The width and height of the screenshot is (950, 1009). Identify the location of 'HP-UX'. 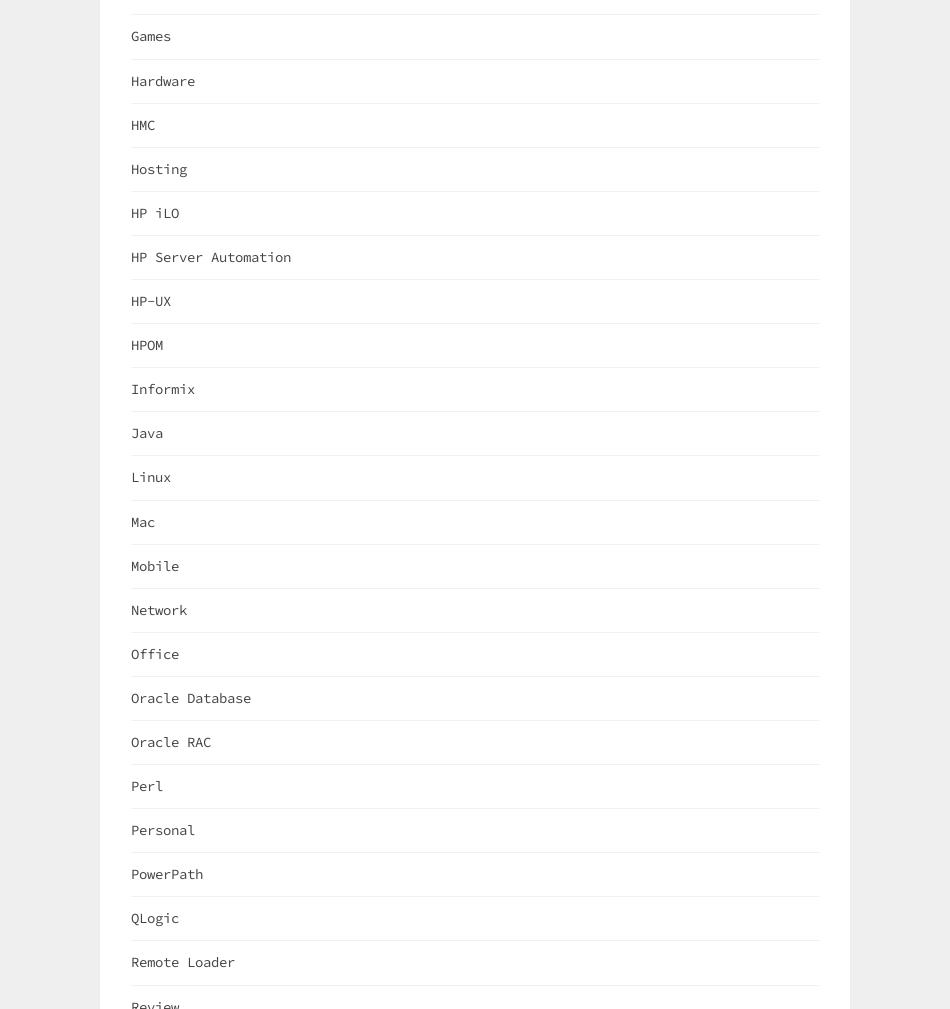
(150, 299).